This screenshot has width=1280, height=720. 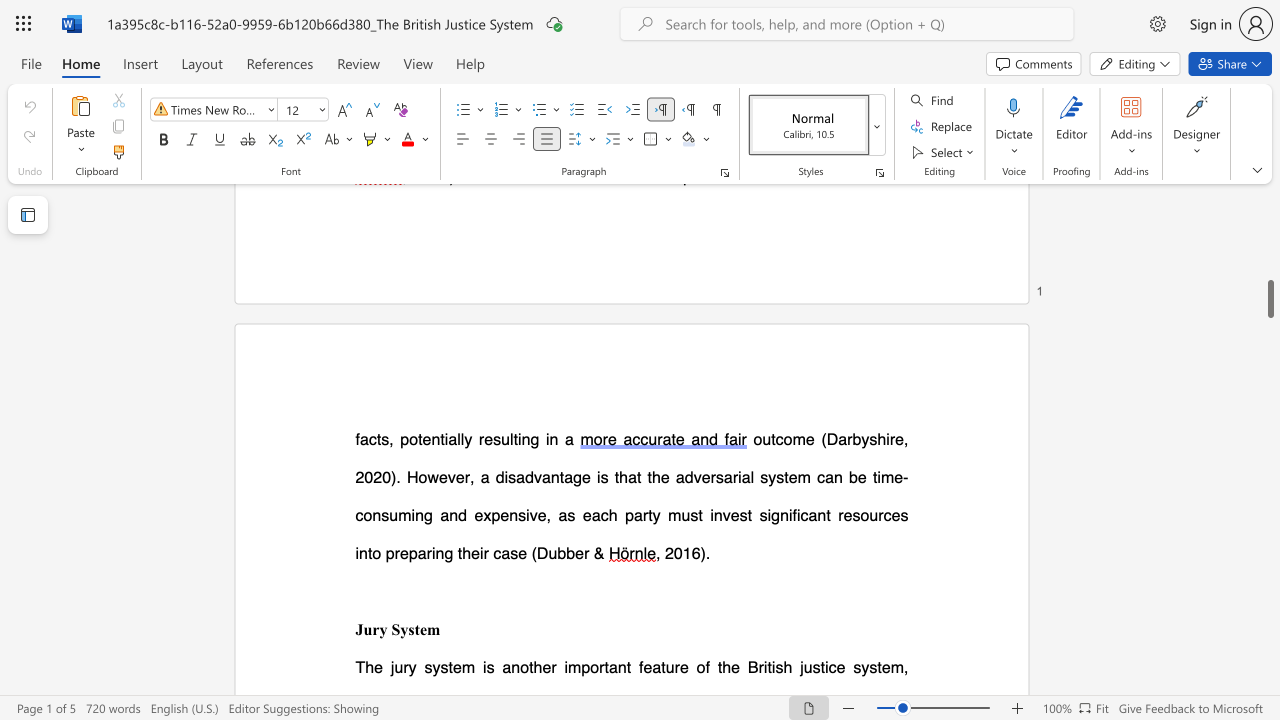 What do you see at coordinates (778, 438) in the screenshot?
I see `the 1th character "c" in the text` at bounding box center [778, 438].